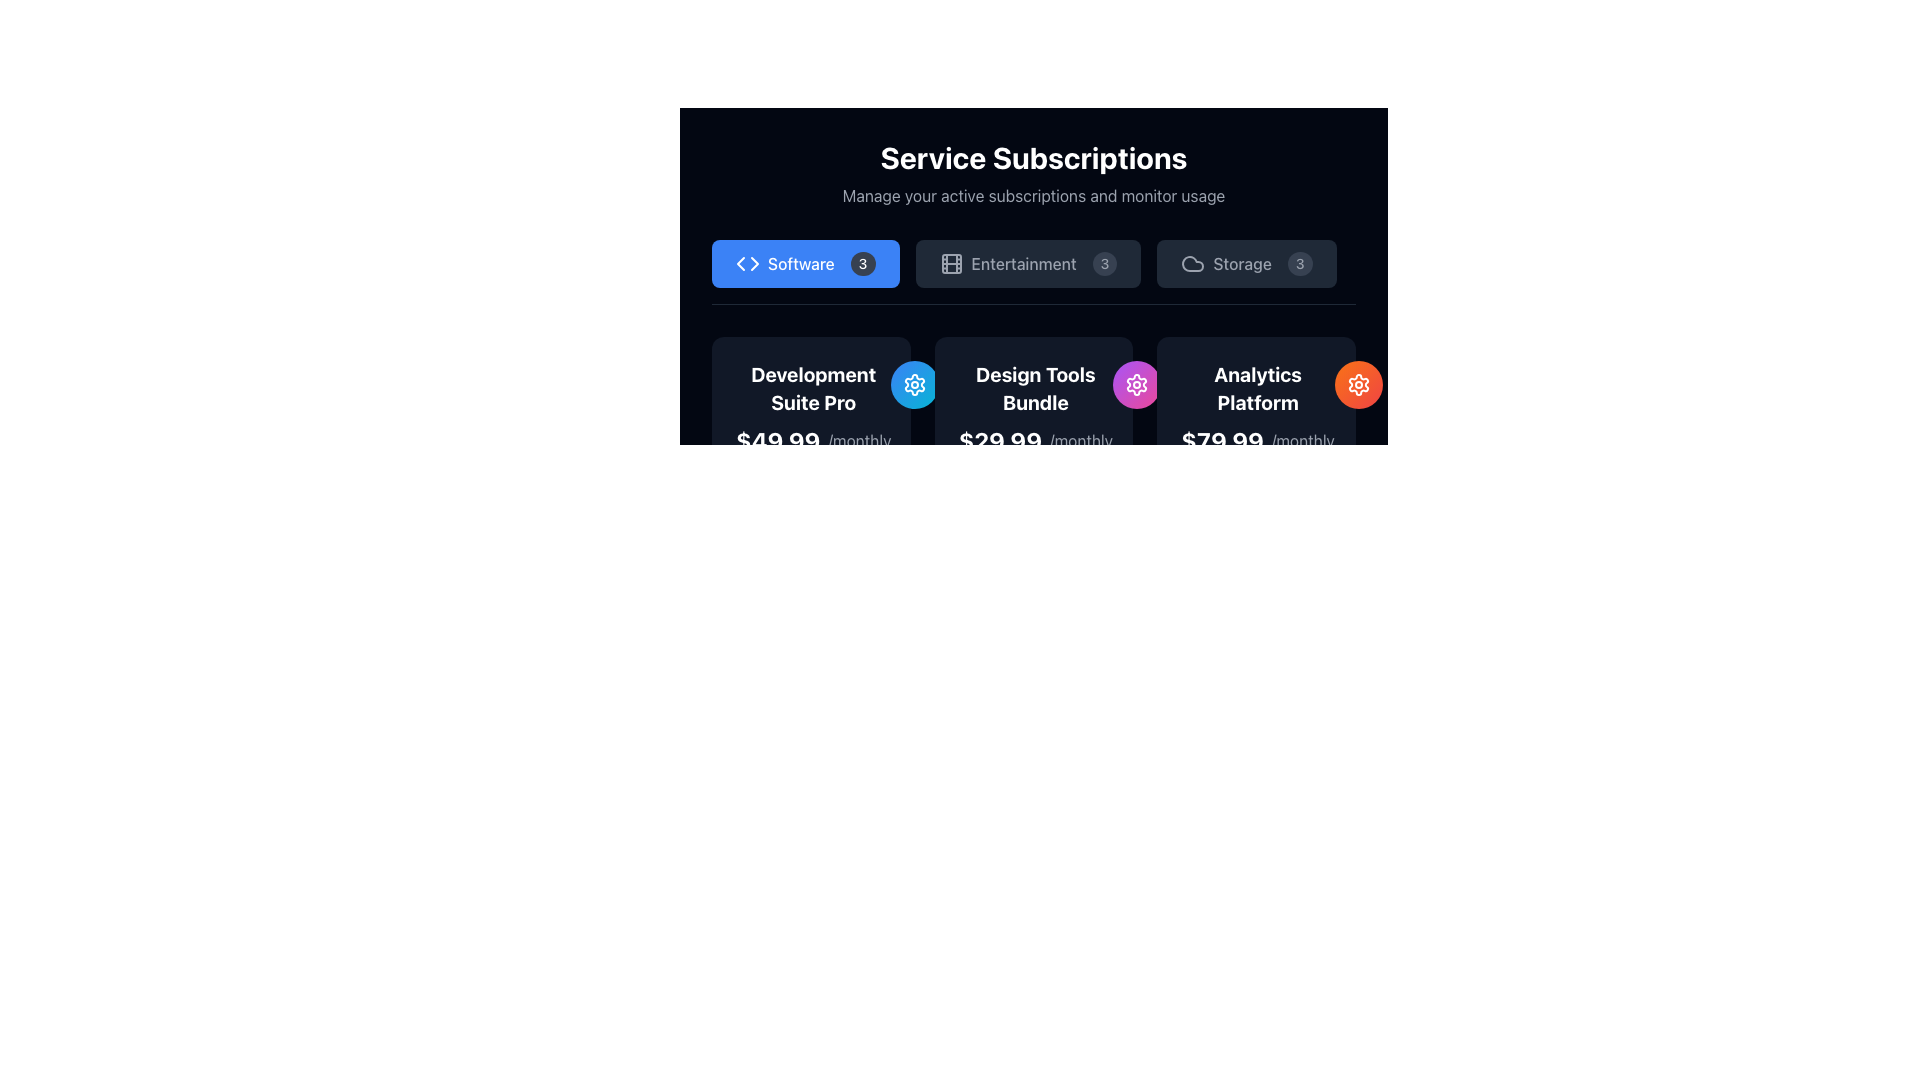 The image size is (1920, 1080). What do you see at coordinates (1000, 439) in the screenshot?
I see `pricing information displayed in the text label for the 'Design Tools Bundle' subscription plan, which indicates a cost of $29.99` at bounding box center [1000, 439].